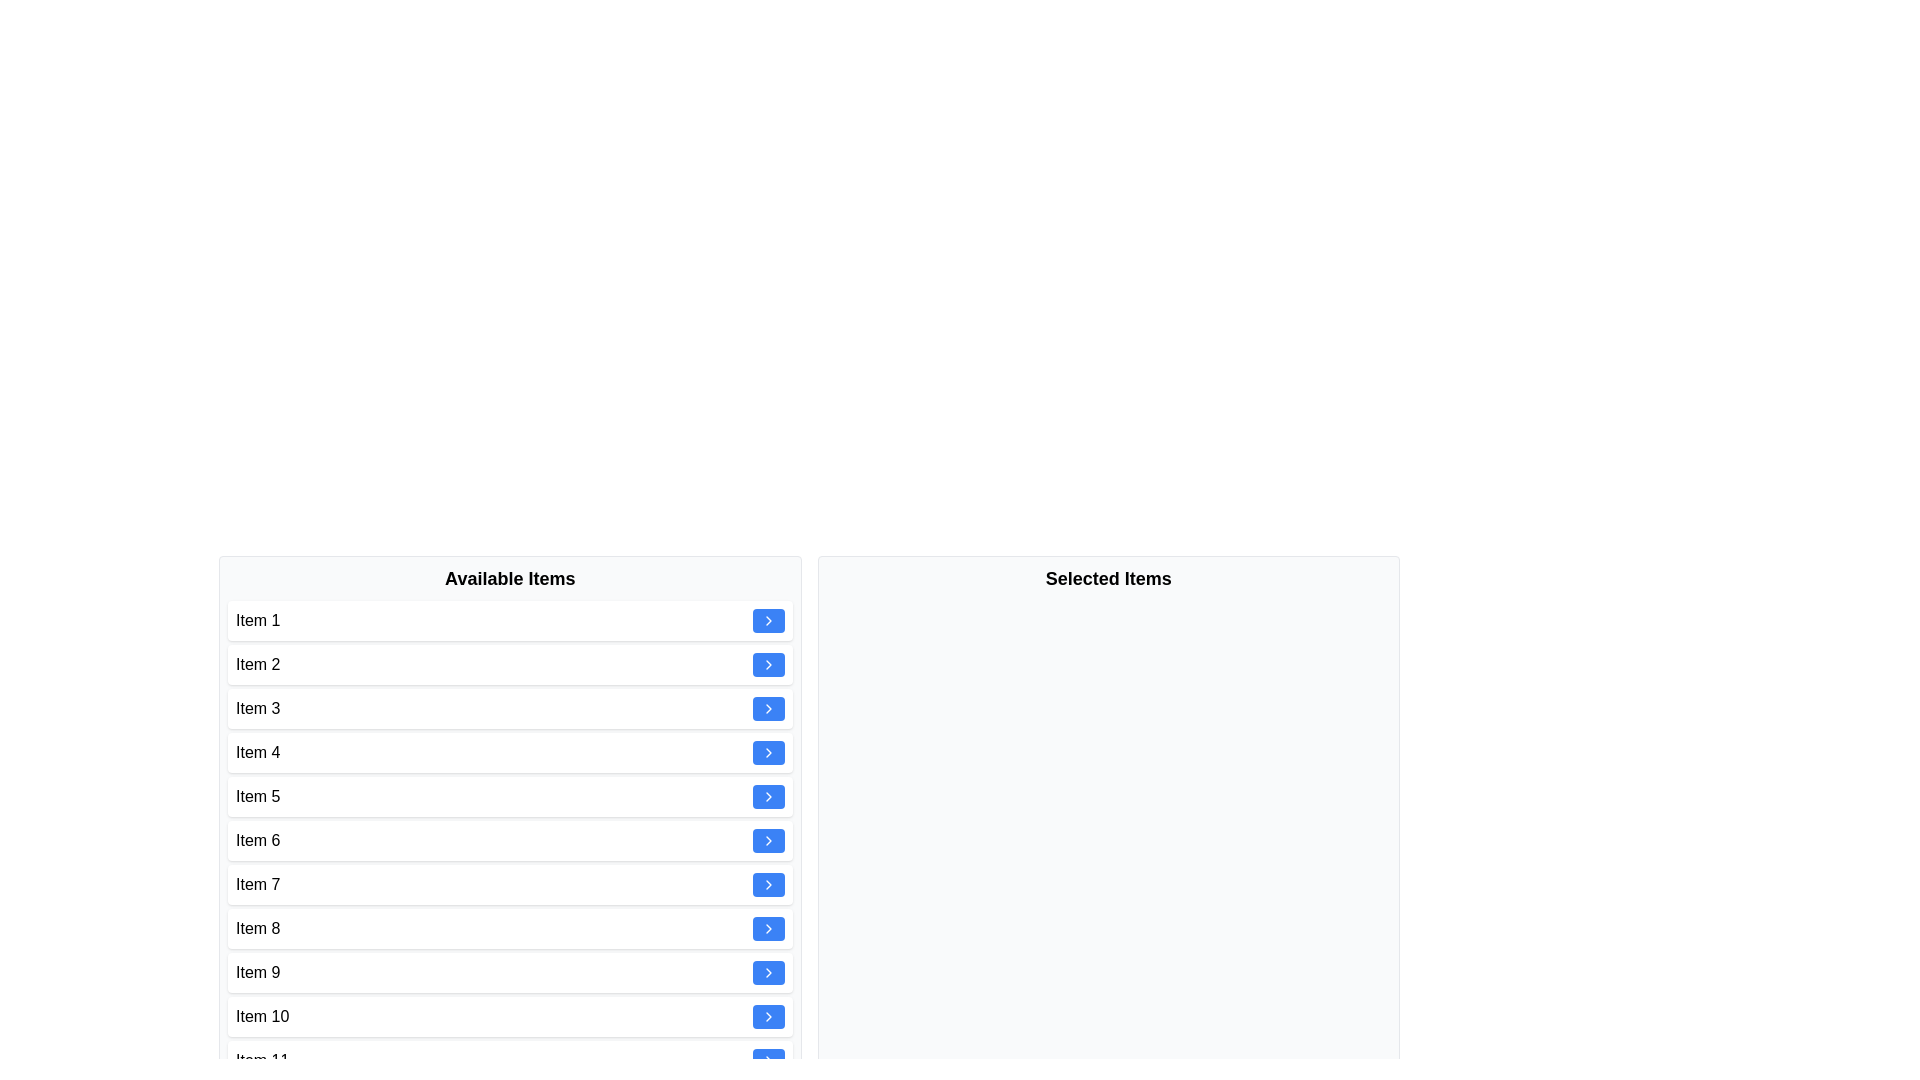 The width and height of the screenshot is (1920, 1080). Describe the element at coordinates (767, 752) in the screenshot. I see `the arrow icon pointing to the right, which is part of the blue circular button located in the 5th row of the 'Available Items' list, aligned horizontally with the text 'Item 5'` at that location.